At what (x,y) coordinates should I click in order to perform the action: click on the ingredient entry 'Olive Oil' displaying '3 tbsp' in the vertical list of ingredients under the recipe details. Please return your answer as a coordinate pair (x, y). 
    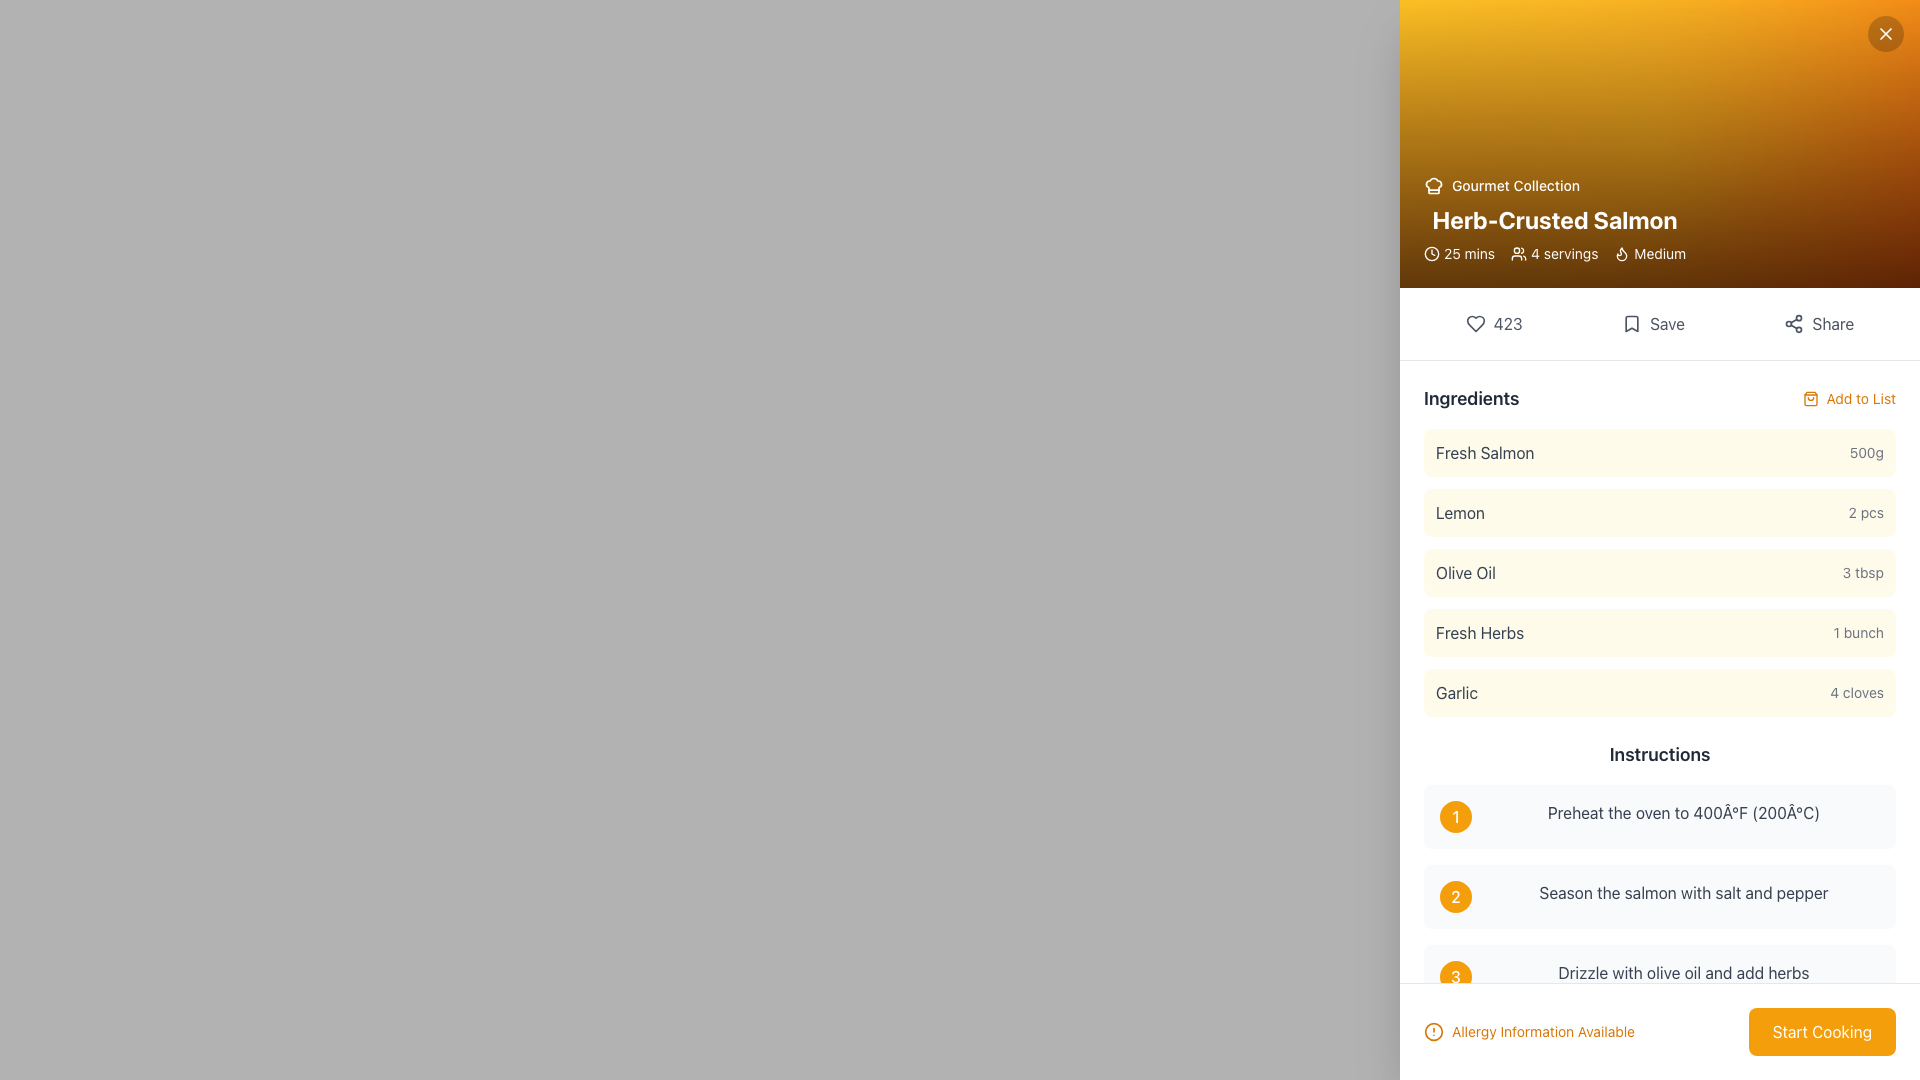
    Looking at the image, I should click on (1660, 573).